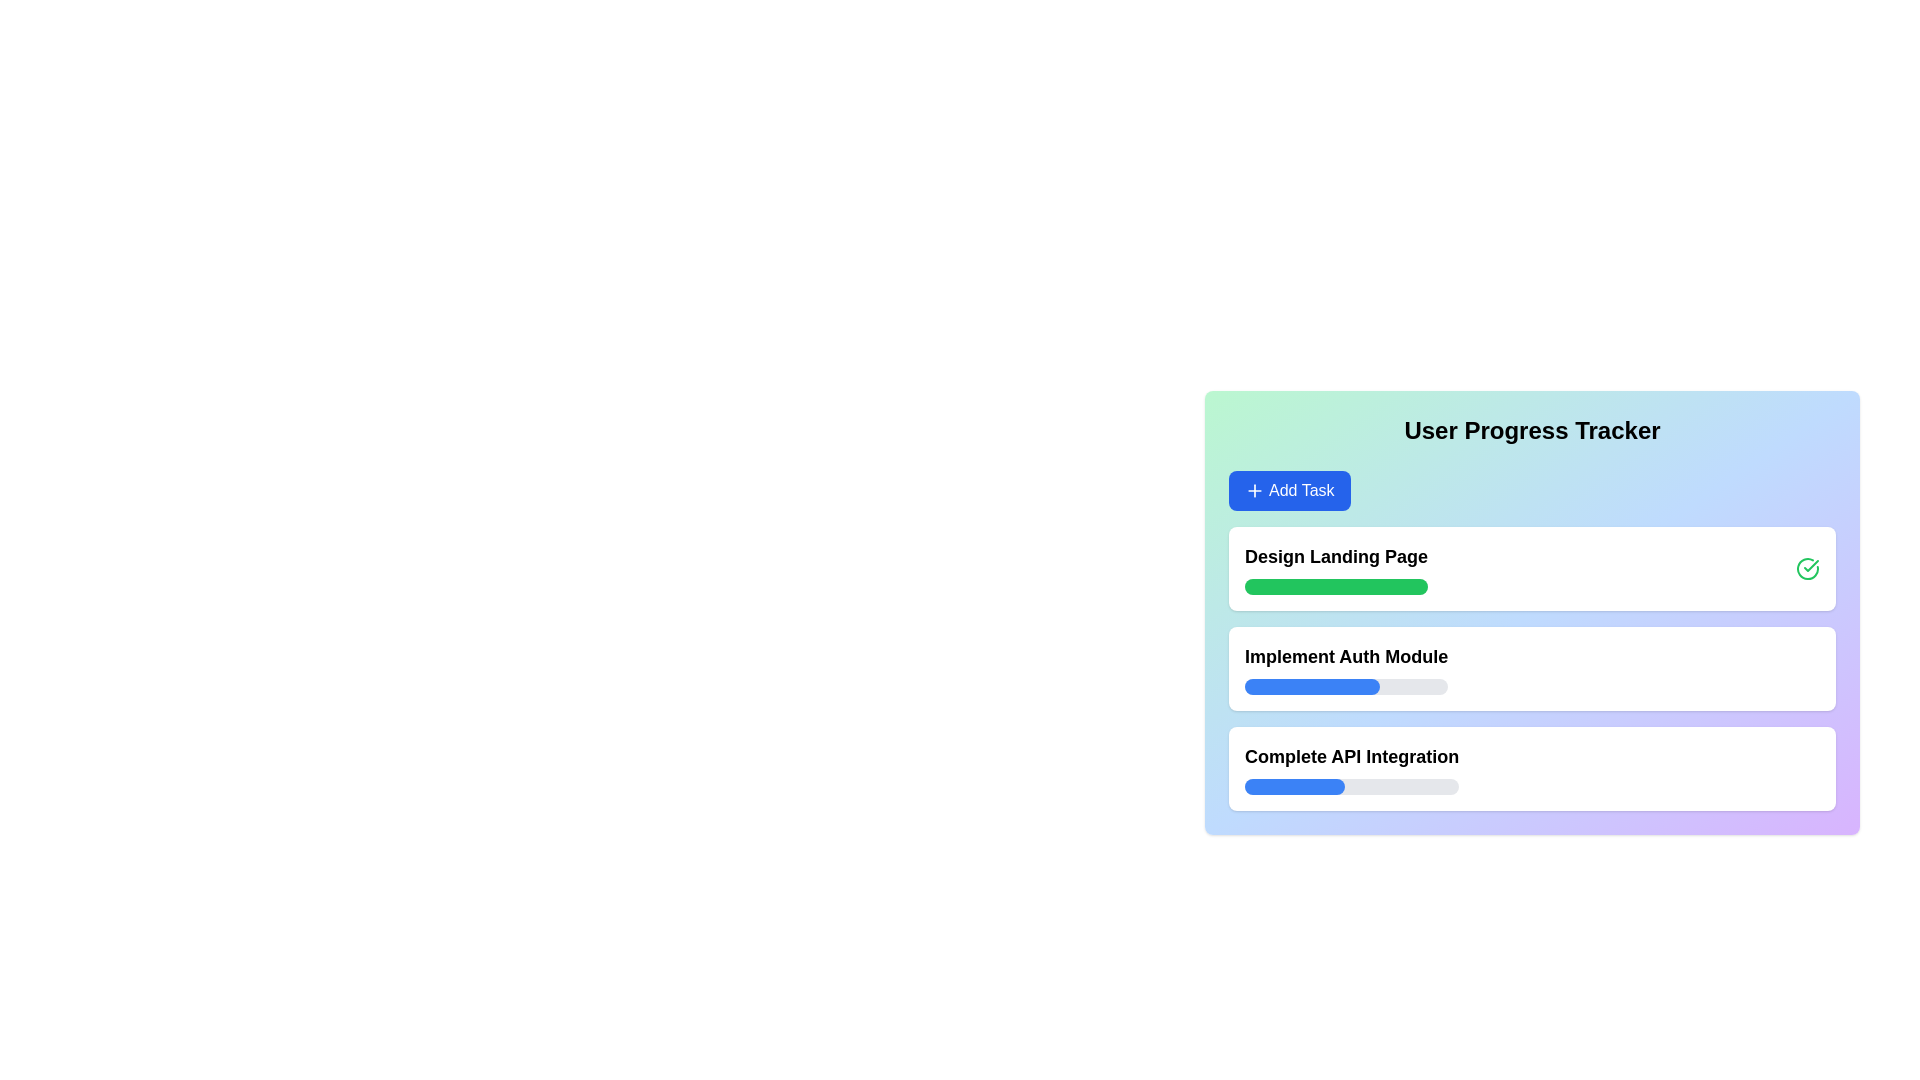  I want to click on the progress bar indicating the completion percentage for the task 'Design Landing Page', which is located directly below the task title in the user progress tracker interface, so click(1336, 585).